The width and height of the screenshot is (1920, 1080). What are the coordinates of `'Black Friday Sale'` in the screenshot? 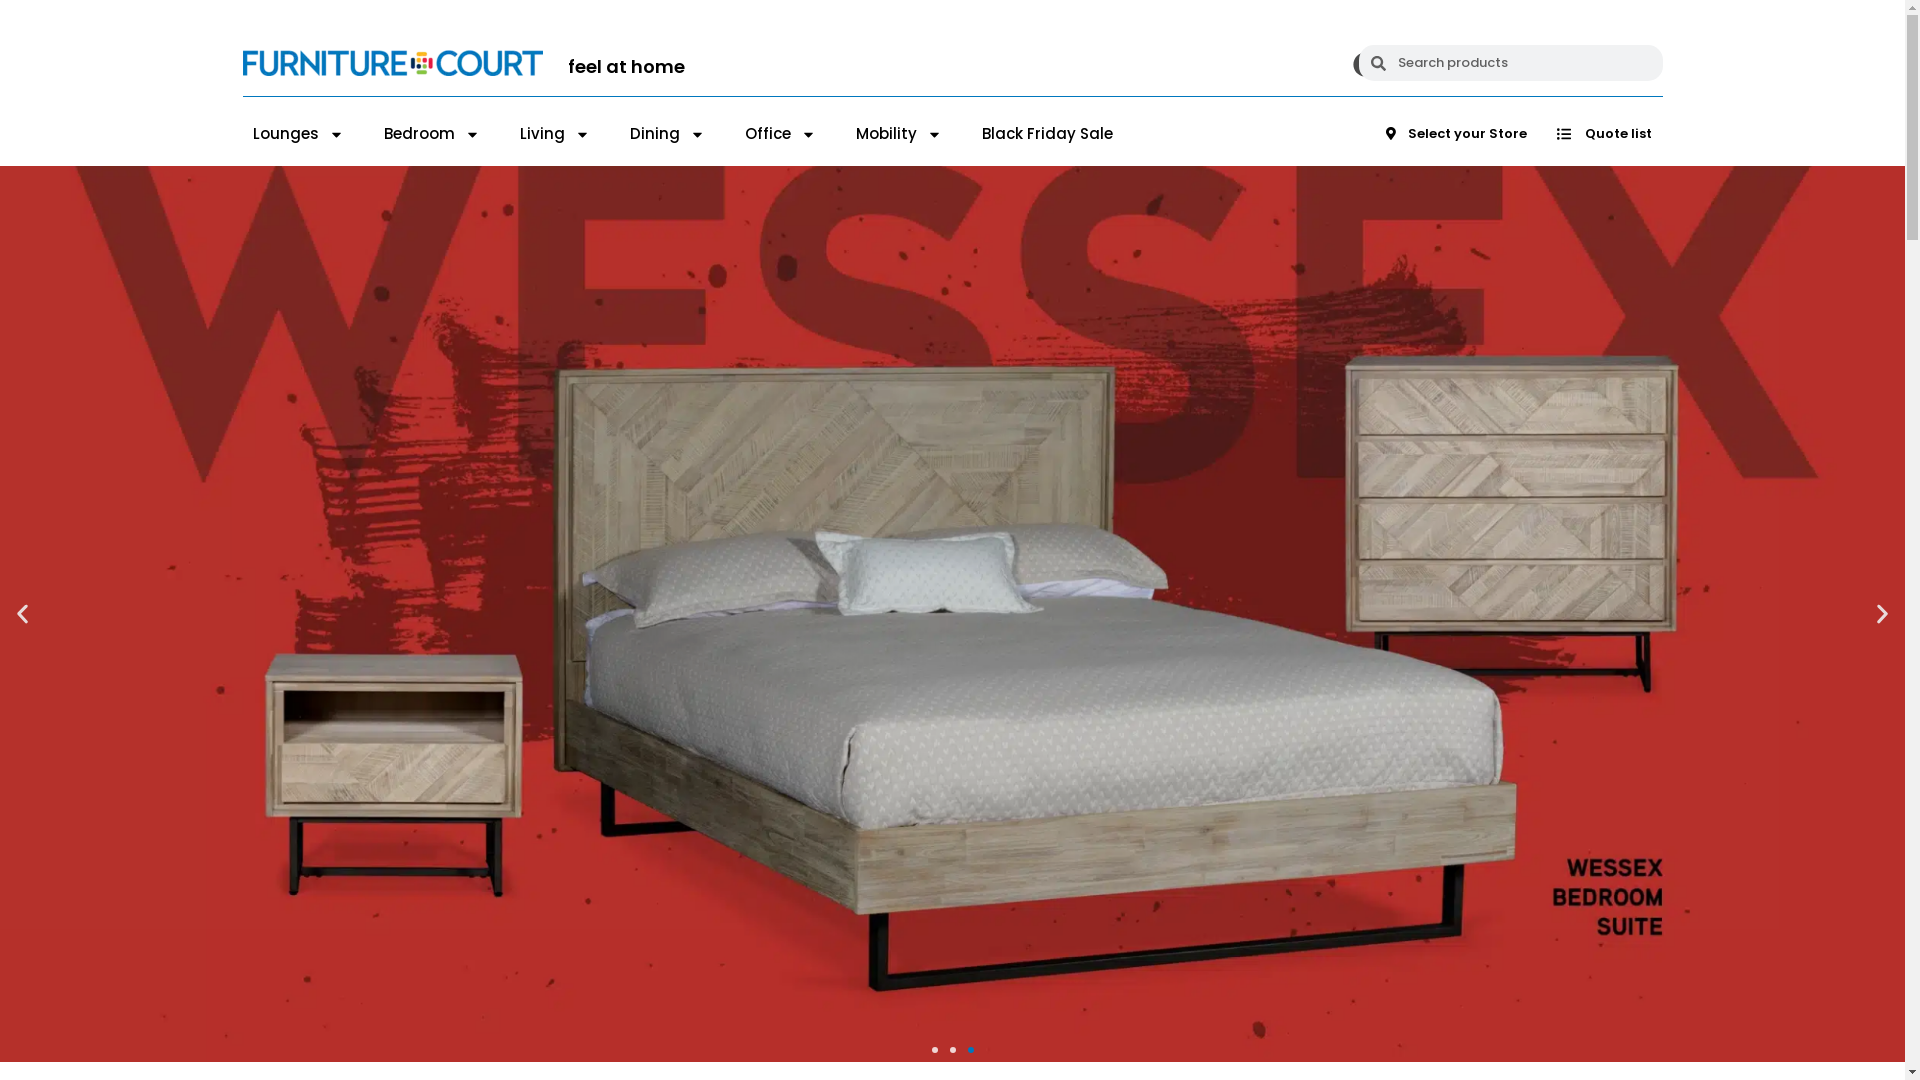 It's located at (1046, 134).